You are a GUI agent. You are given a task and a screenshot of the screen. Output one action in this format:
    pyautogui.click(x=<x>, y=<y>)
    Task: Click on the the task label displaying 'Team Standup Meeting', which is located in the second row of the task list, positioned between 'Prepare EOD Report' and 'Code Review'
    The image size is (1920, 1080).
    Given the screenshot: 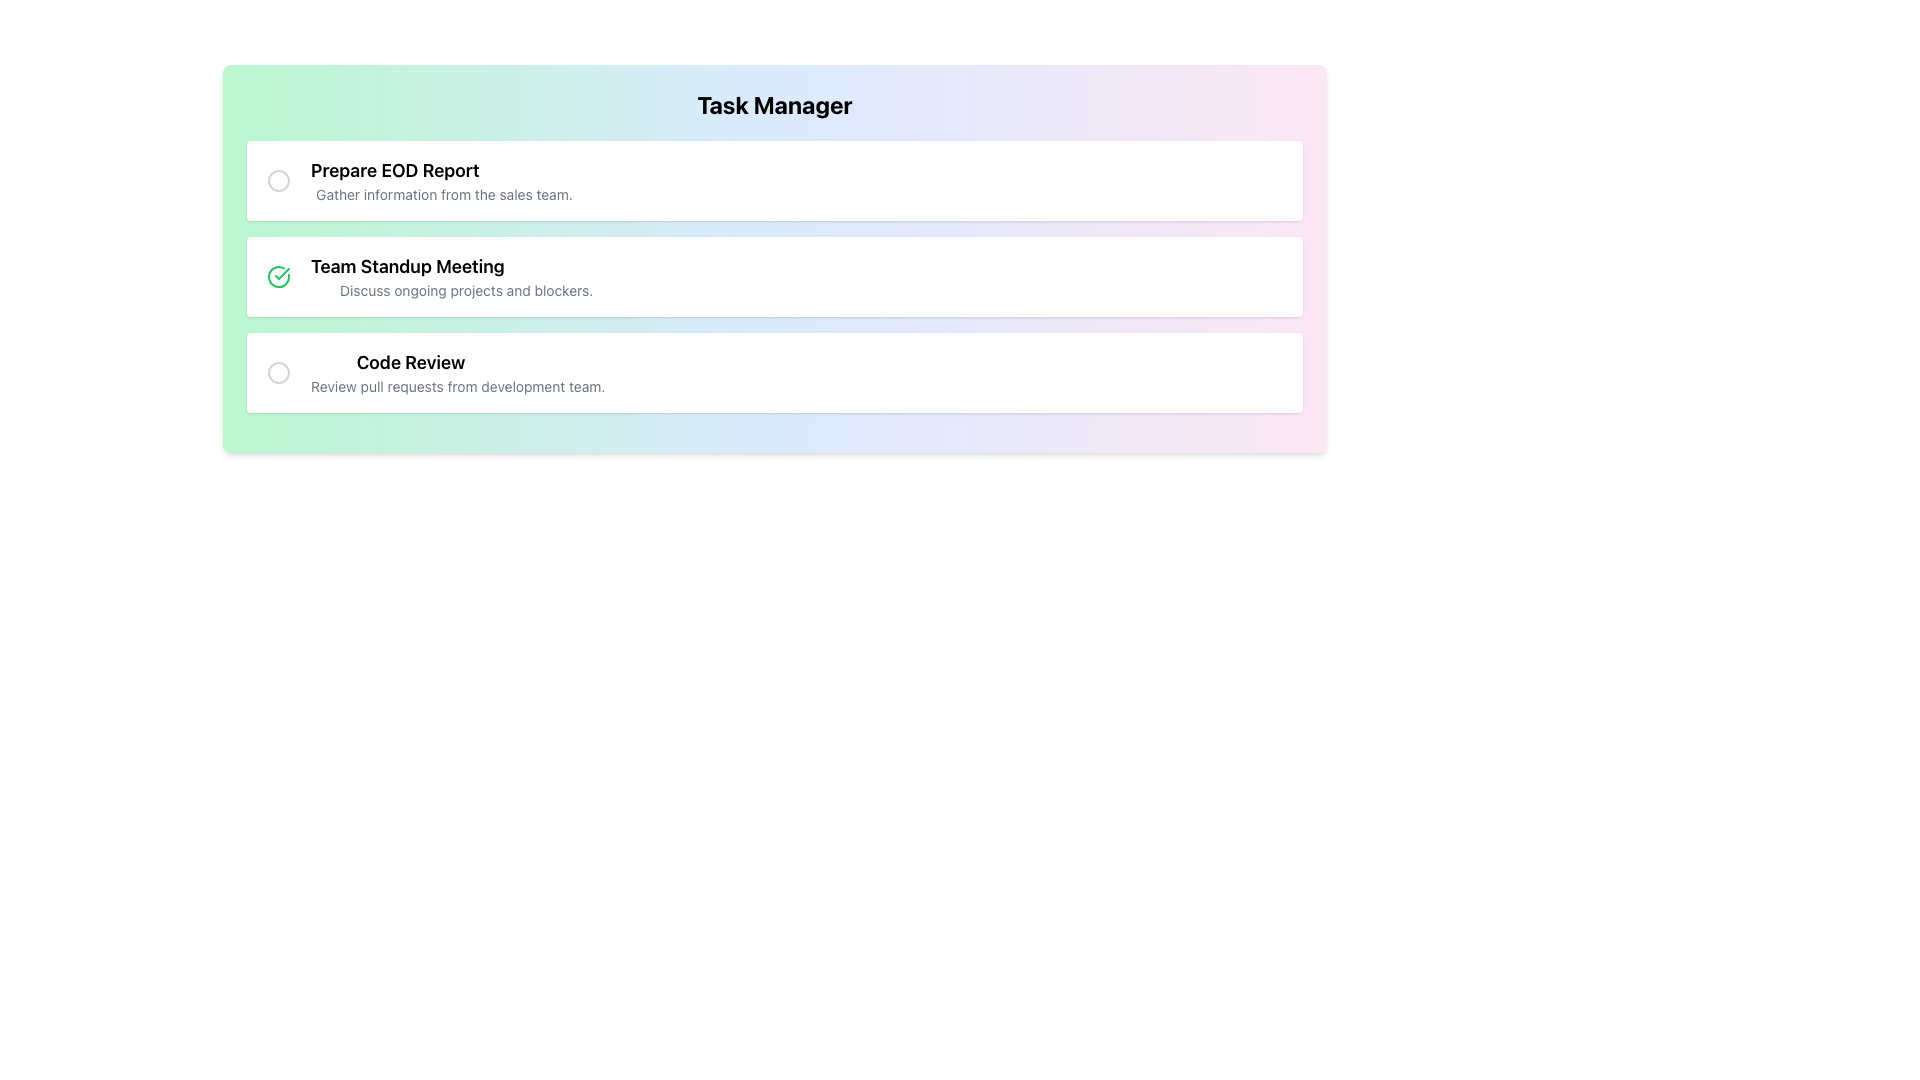 What is the action you would take?
    pyautogui.click(x=465, y=277)
    